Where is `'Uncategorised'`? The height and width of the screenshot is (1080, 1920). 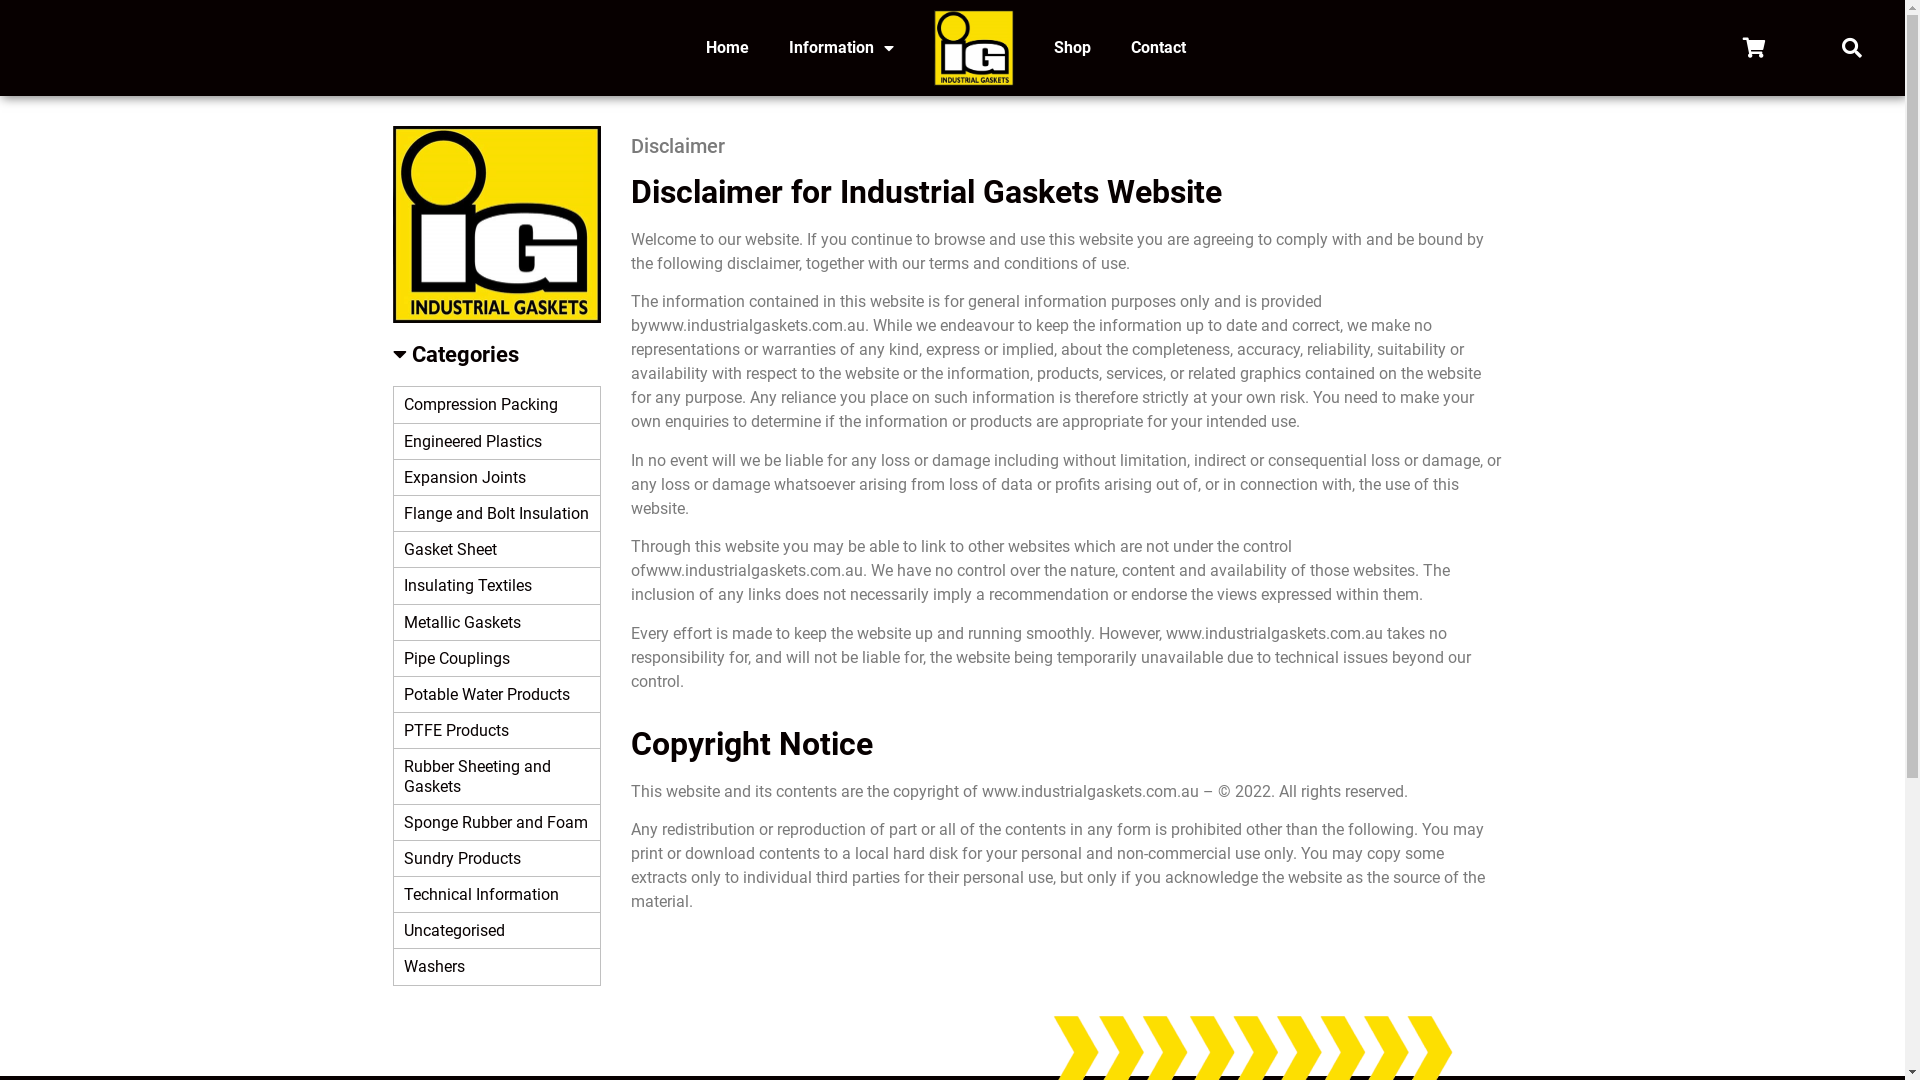
'Uncategorised' is located at coordinates (497, 930).